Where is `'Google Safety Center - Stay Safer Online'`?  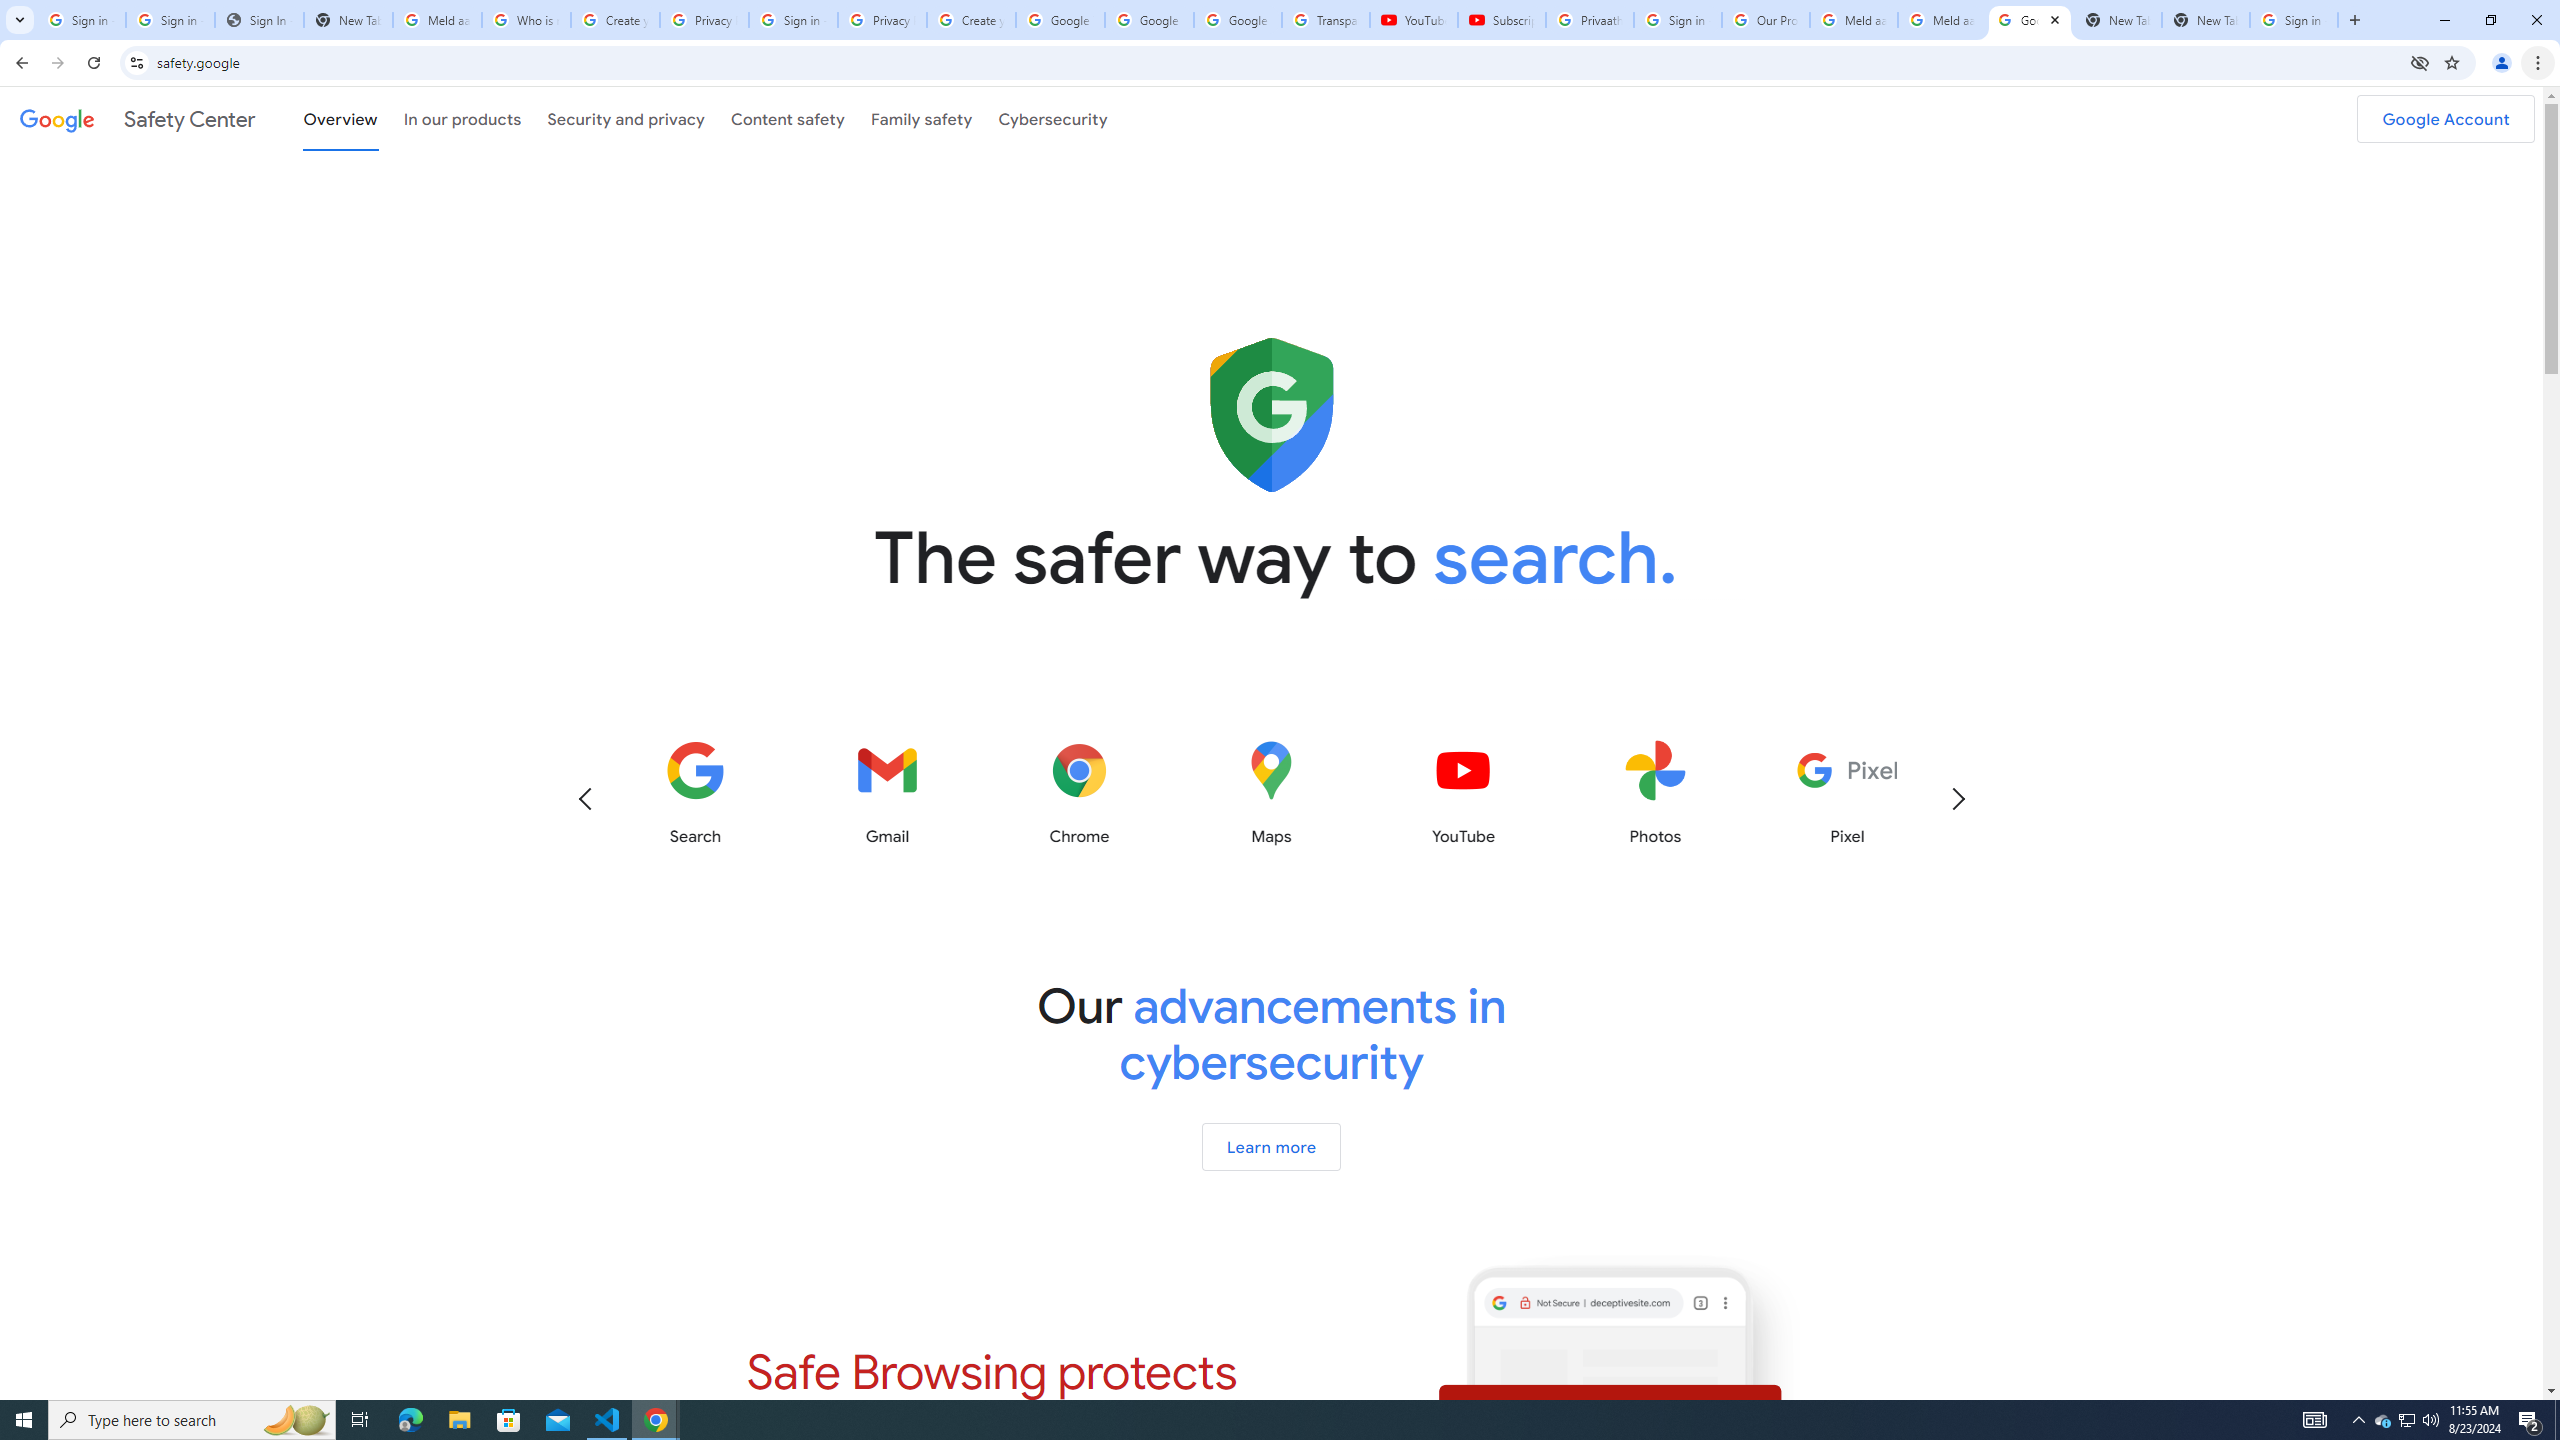
'Google Safety Center - Stay Safer Online' is located at coordinates (2030, 19).